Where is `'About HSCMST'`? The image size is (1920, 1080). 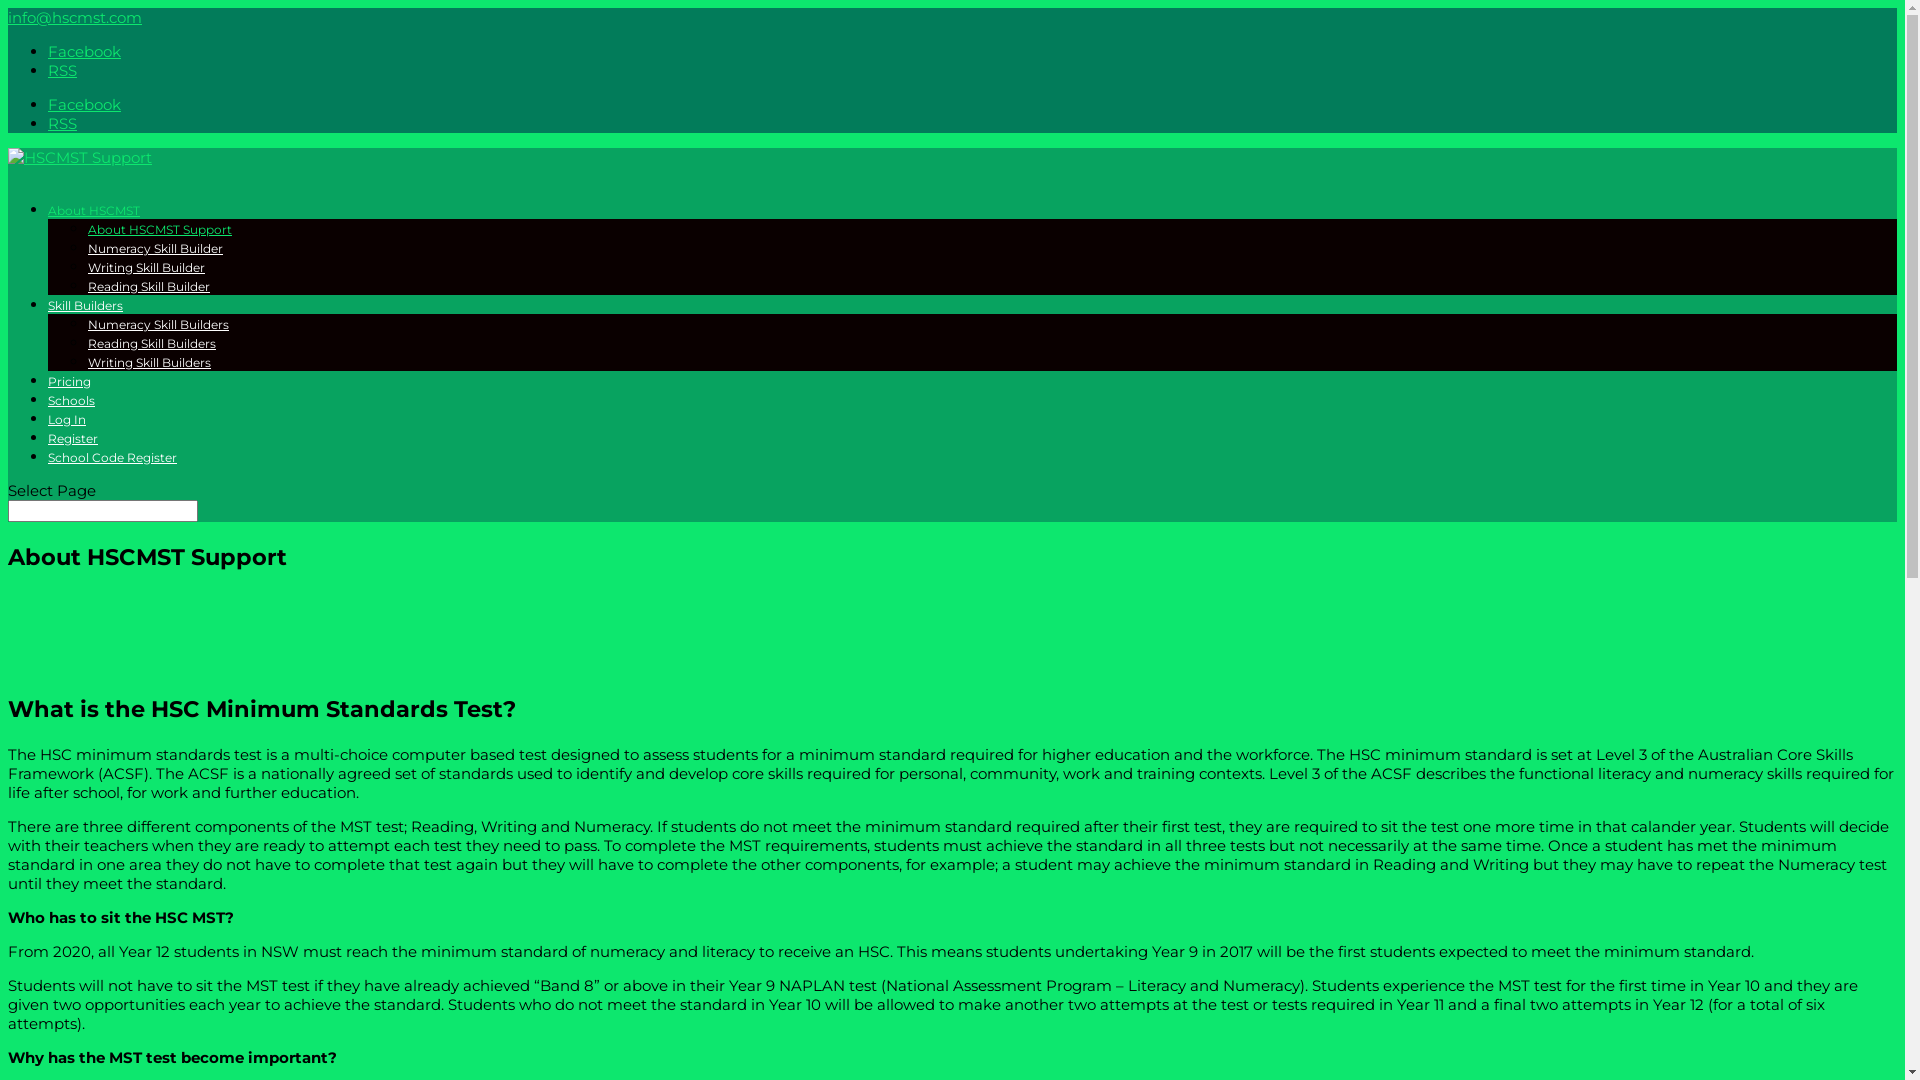 'About HSCMST' is located at coordinates (93, 219).